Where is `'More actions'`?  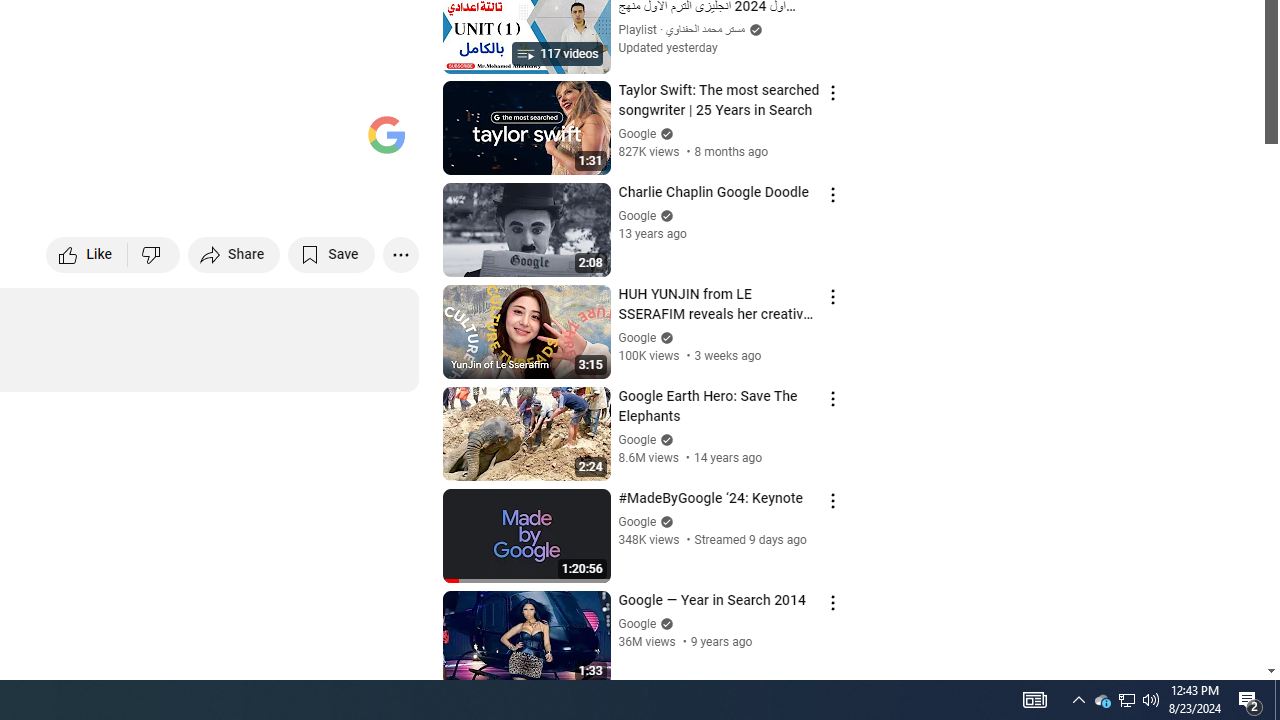
'More actions' is located at coordinates (400, 253).